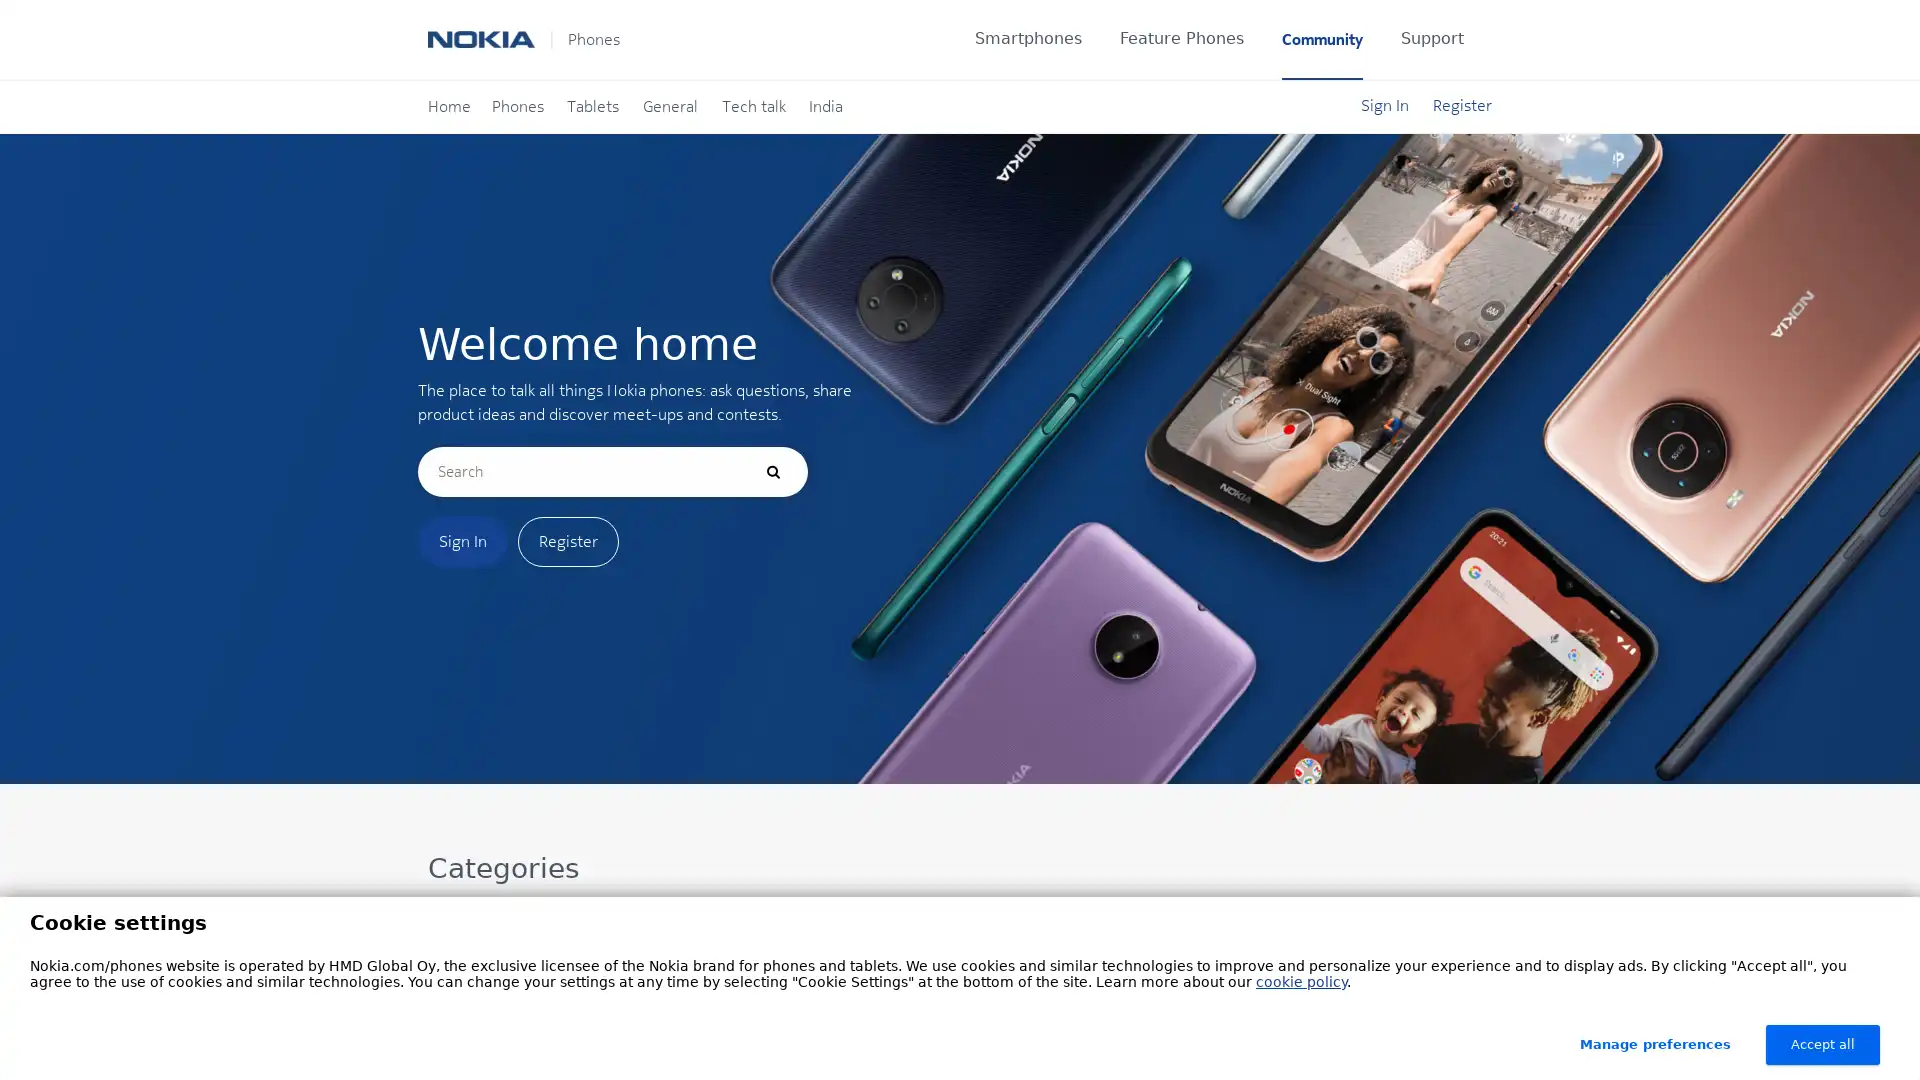  I want to click on Search, so click(771, 471).